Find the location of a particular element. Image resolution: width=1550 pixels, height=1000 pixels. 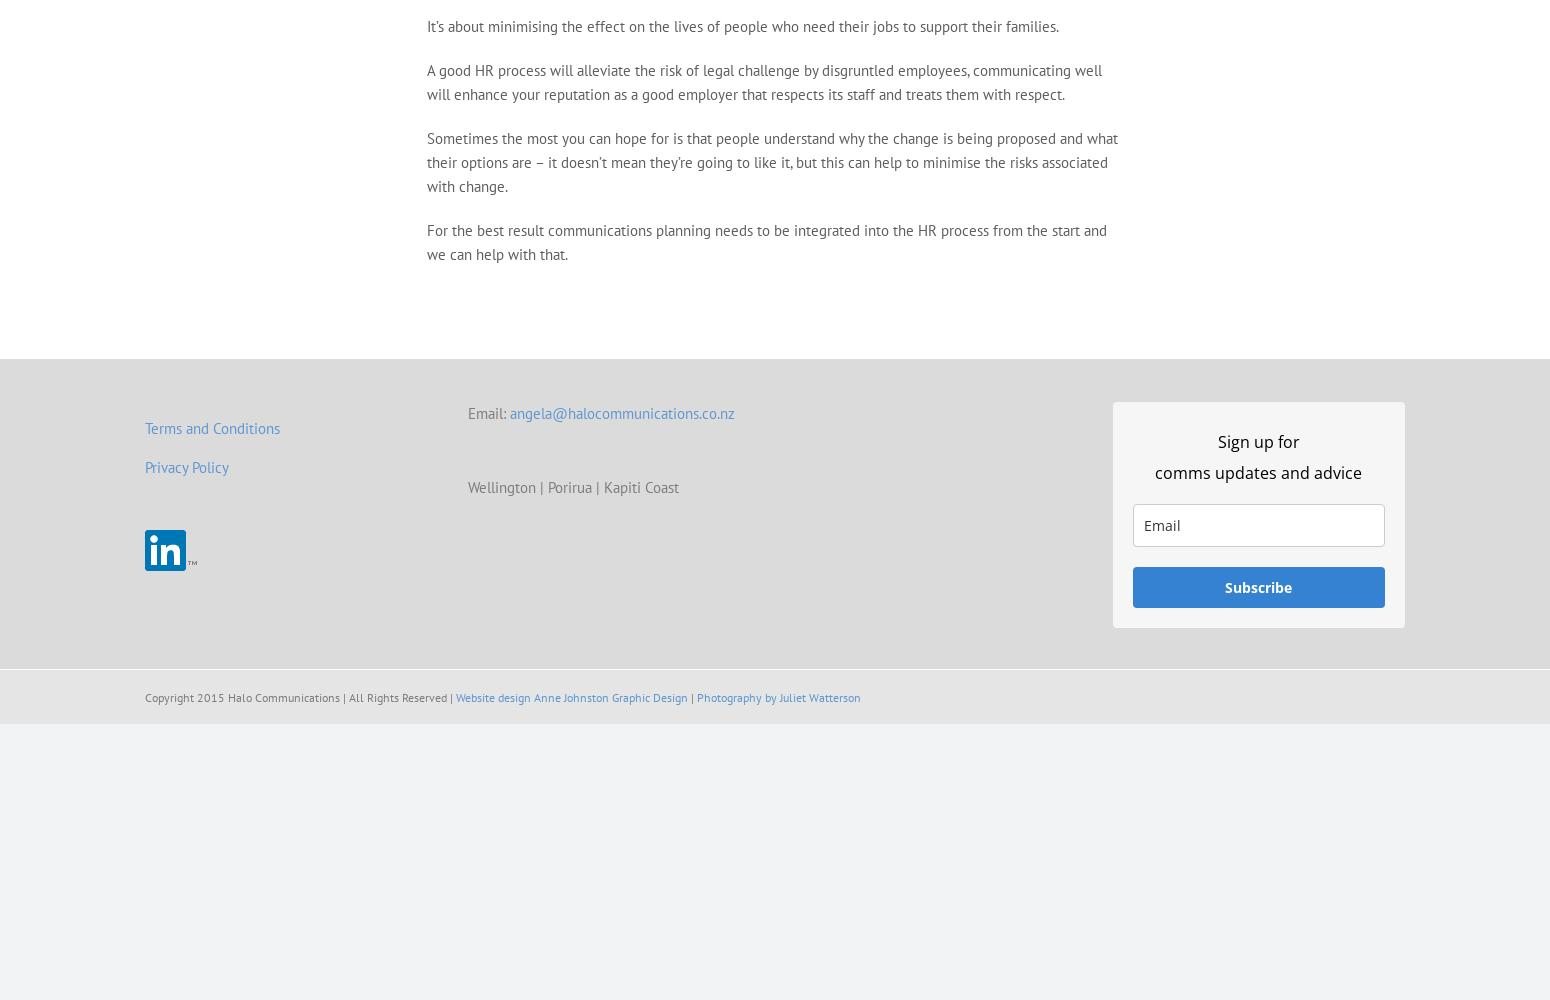

'Privacy Policy' is located at coordinates (185, 466).